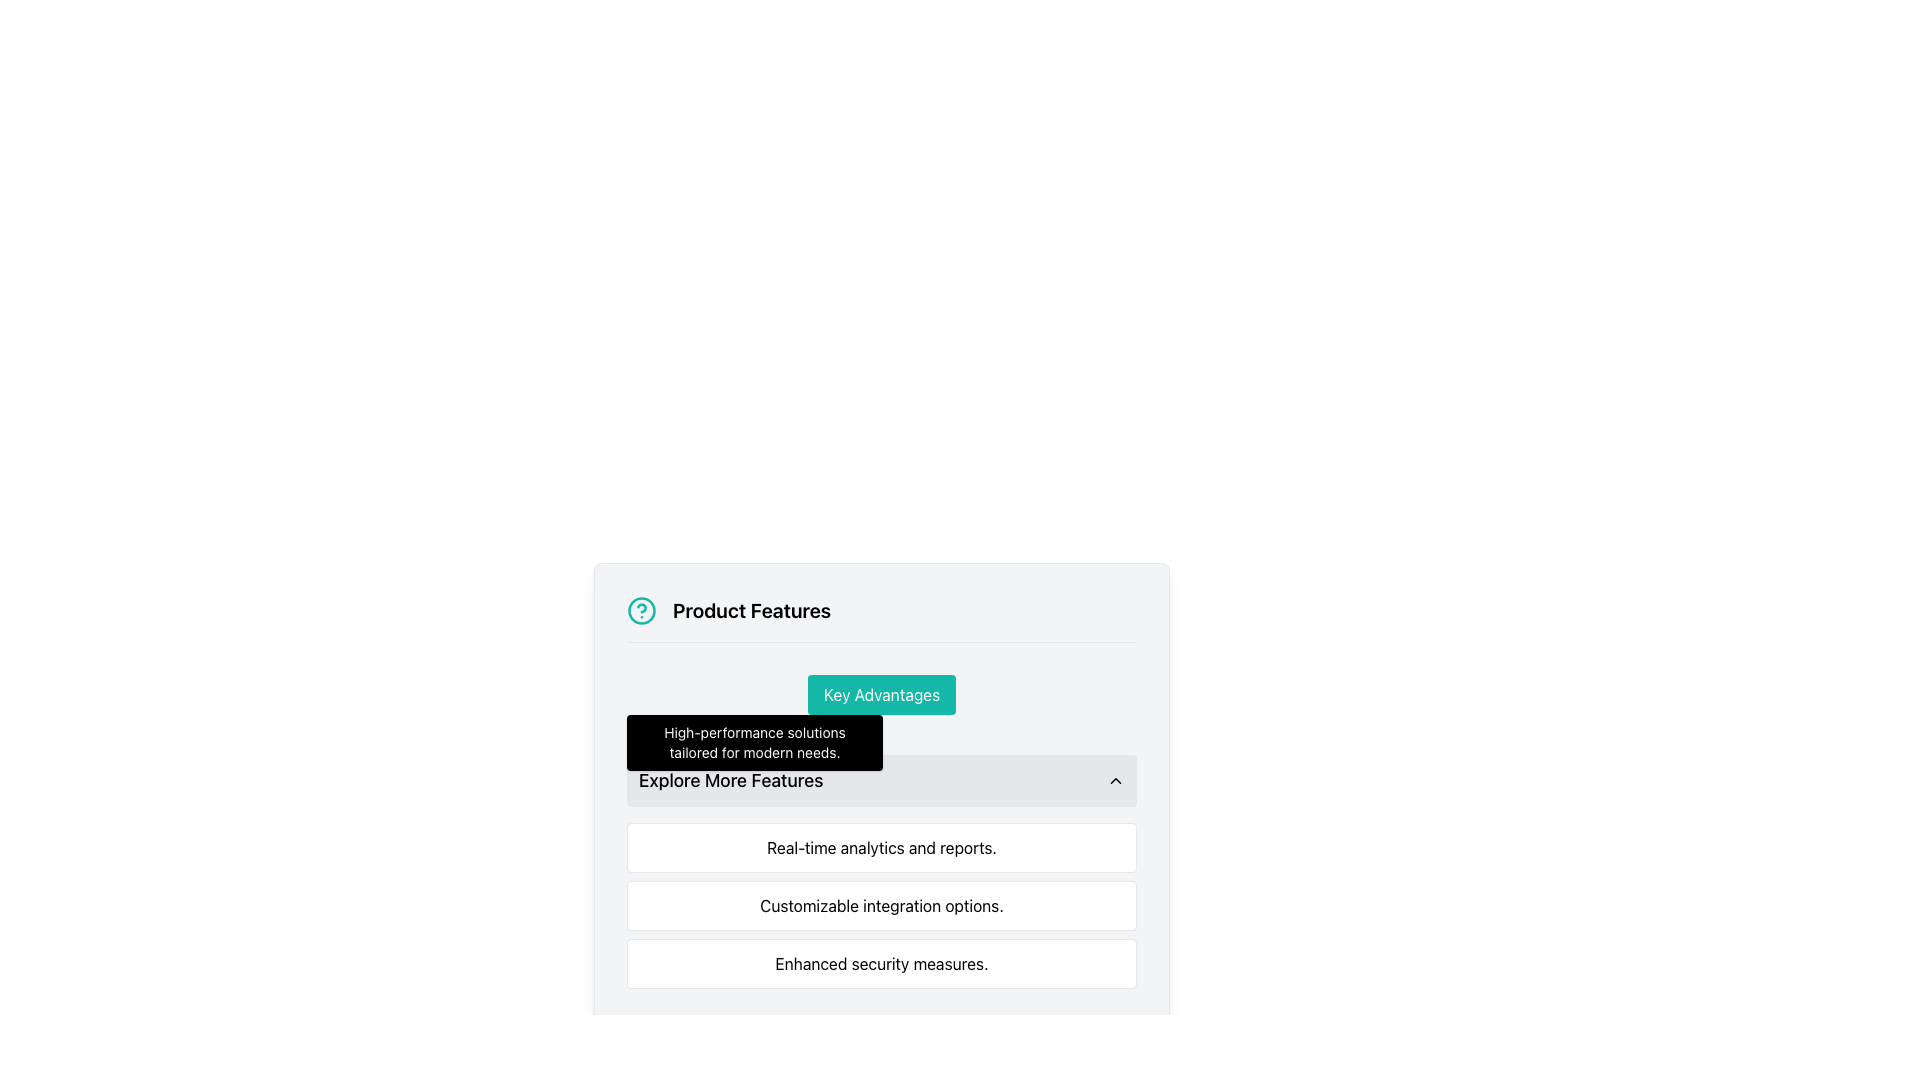  Describe the element at coordinates (642, 609) in the screenshot. I see `the circular teal icon with a question mark symbol located at the top-left corner of the 'Product Features' section` at that location.